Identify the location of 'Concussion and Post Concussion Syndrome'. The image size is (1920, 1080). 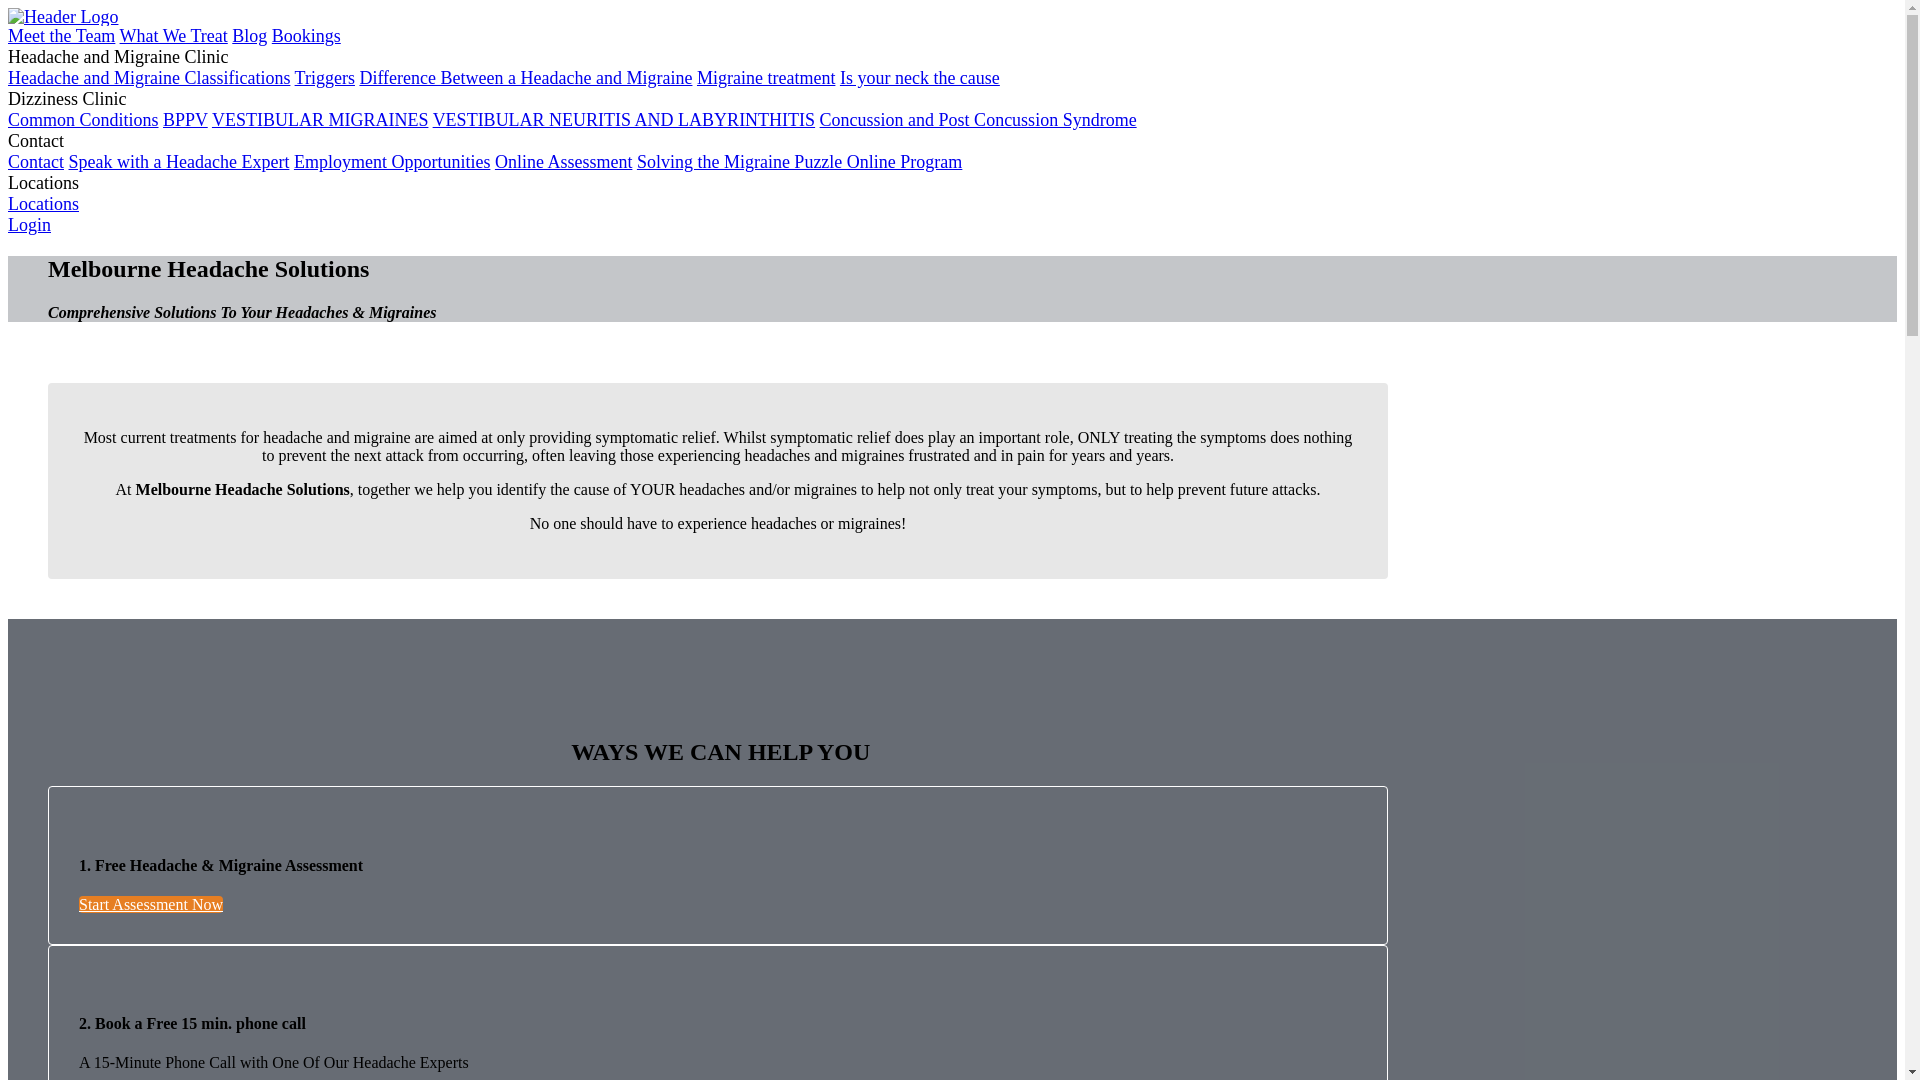
(978, 119).